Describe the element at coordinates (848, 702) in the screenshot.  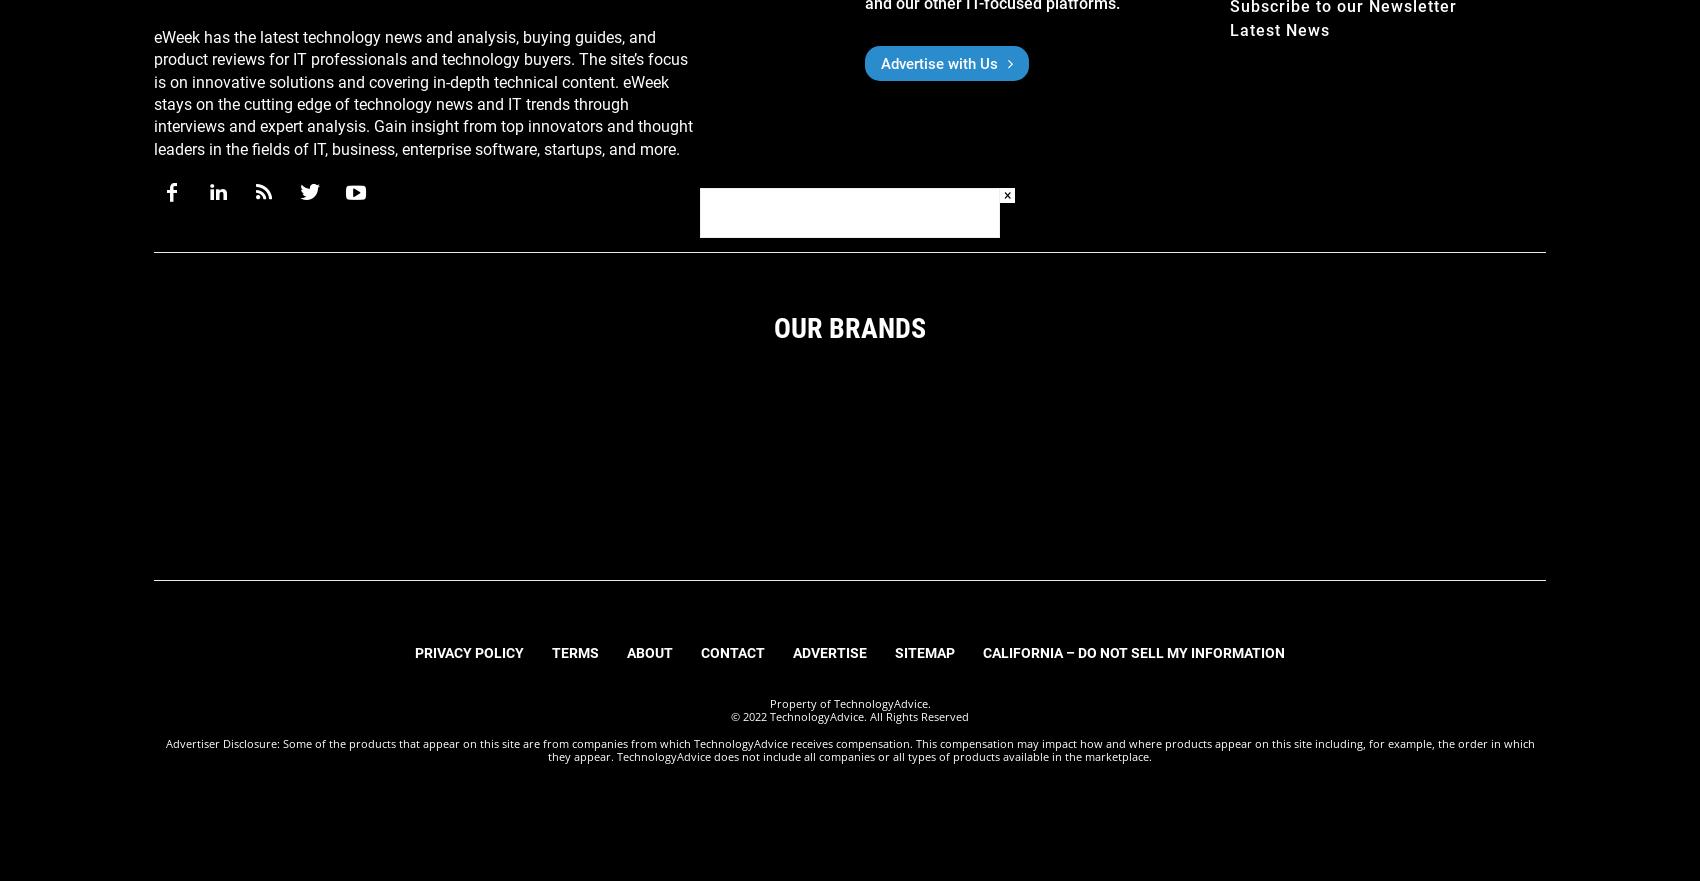
I see `'Property of TechnologyAdvice.'` at that location.